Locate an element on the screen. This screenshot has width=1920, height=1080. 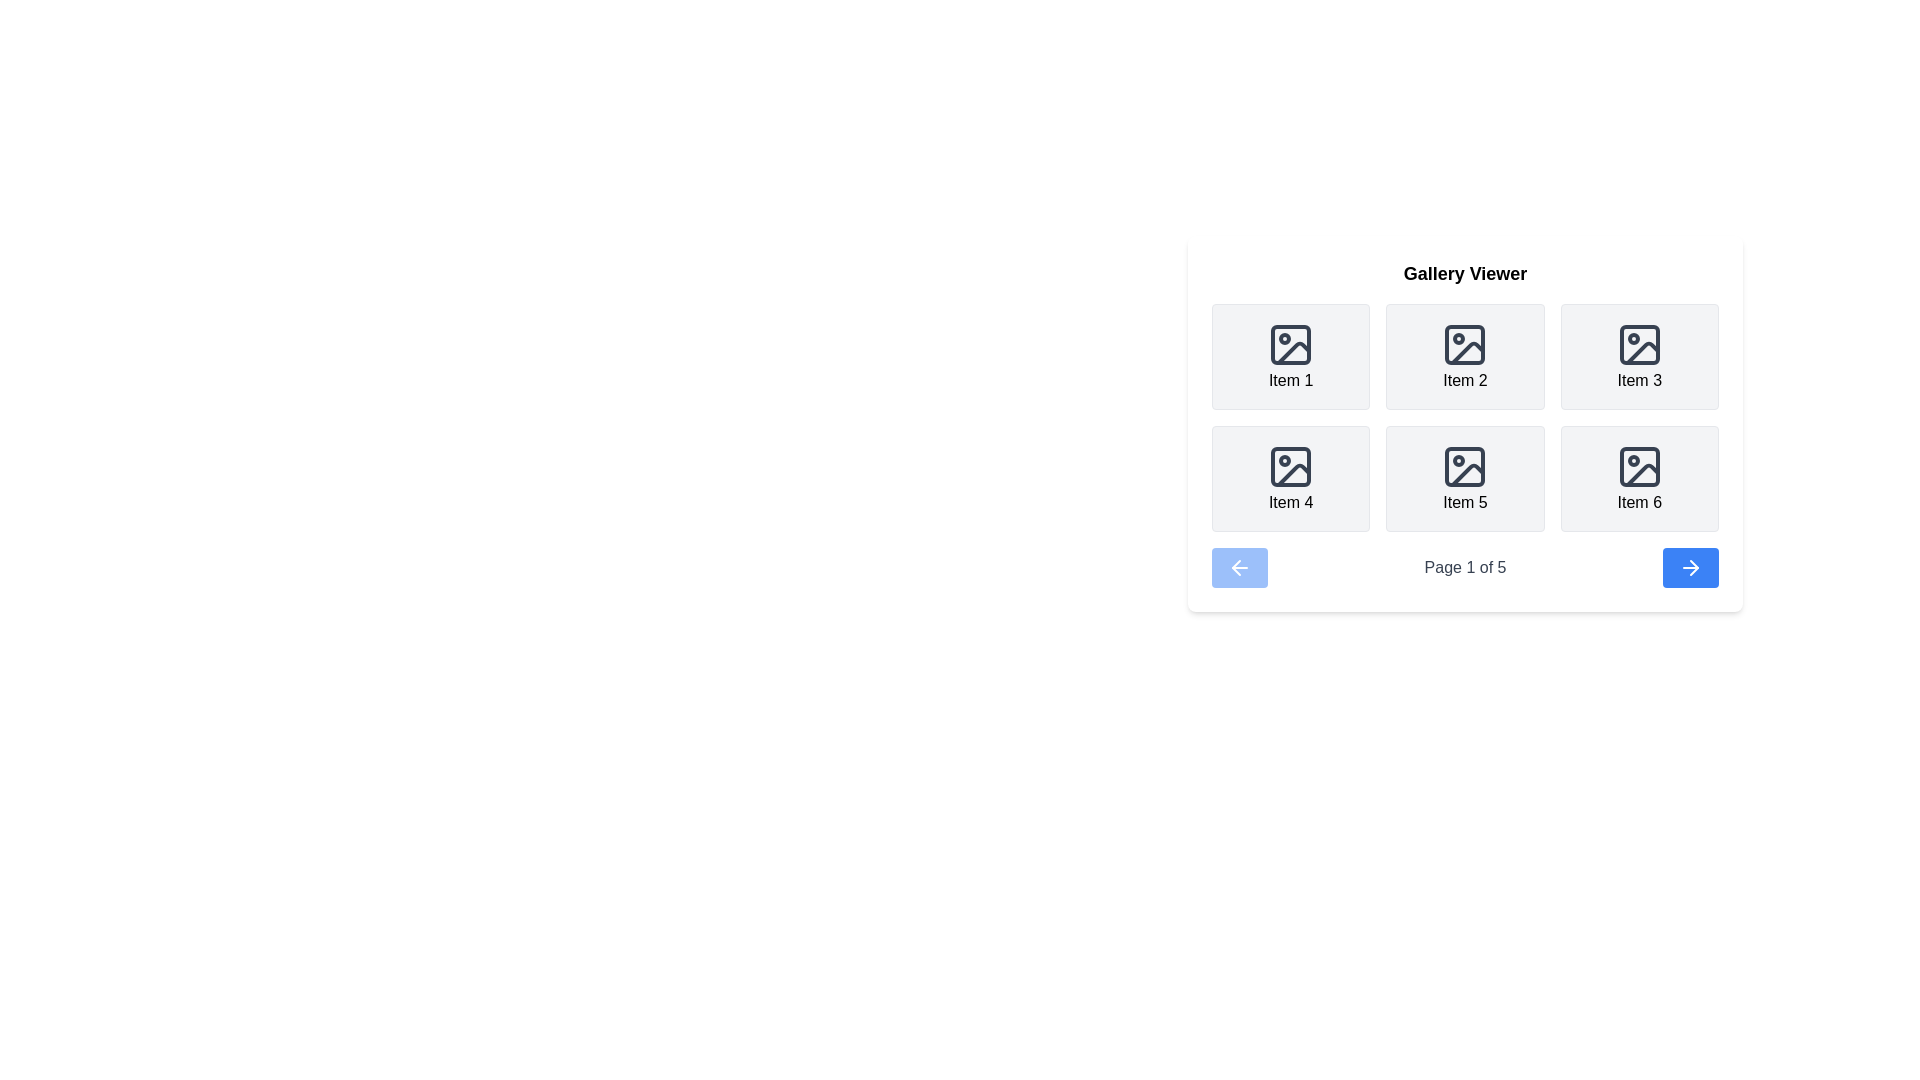
the SVG icon representing an image placeholder located in 'Item 6' of the gallery grid, which features a rectangular frame with rounded corners and a monochromatic dark gray color is located at coordinates (1639, 466).